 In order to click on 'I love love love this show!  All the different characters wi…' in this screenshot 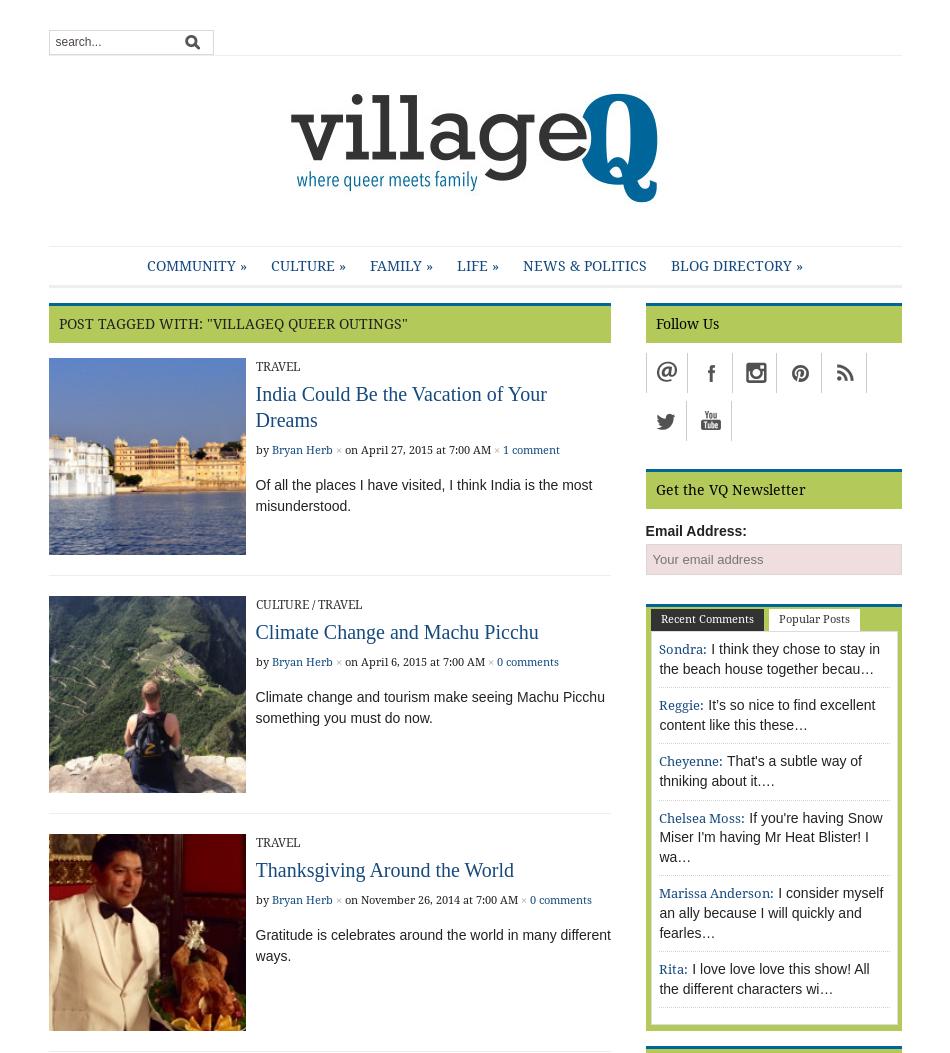, I will do `click(659, 978)`.